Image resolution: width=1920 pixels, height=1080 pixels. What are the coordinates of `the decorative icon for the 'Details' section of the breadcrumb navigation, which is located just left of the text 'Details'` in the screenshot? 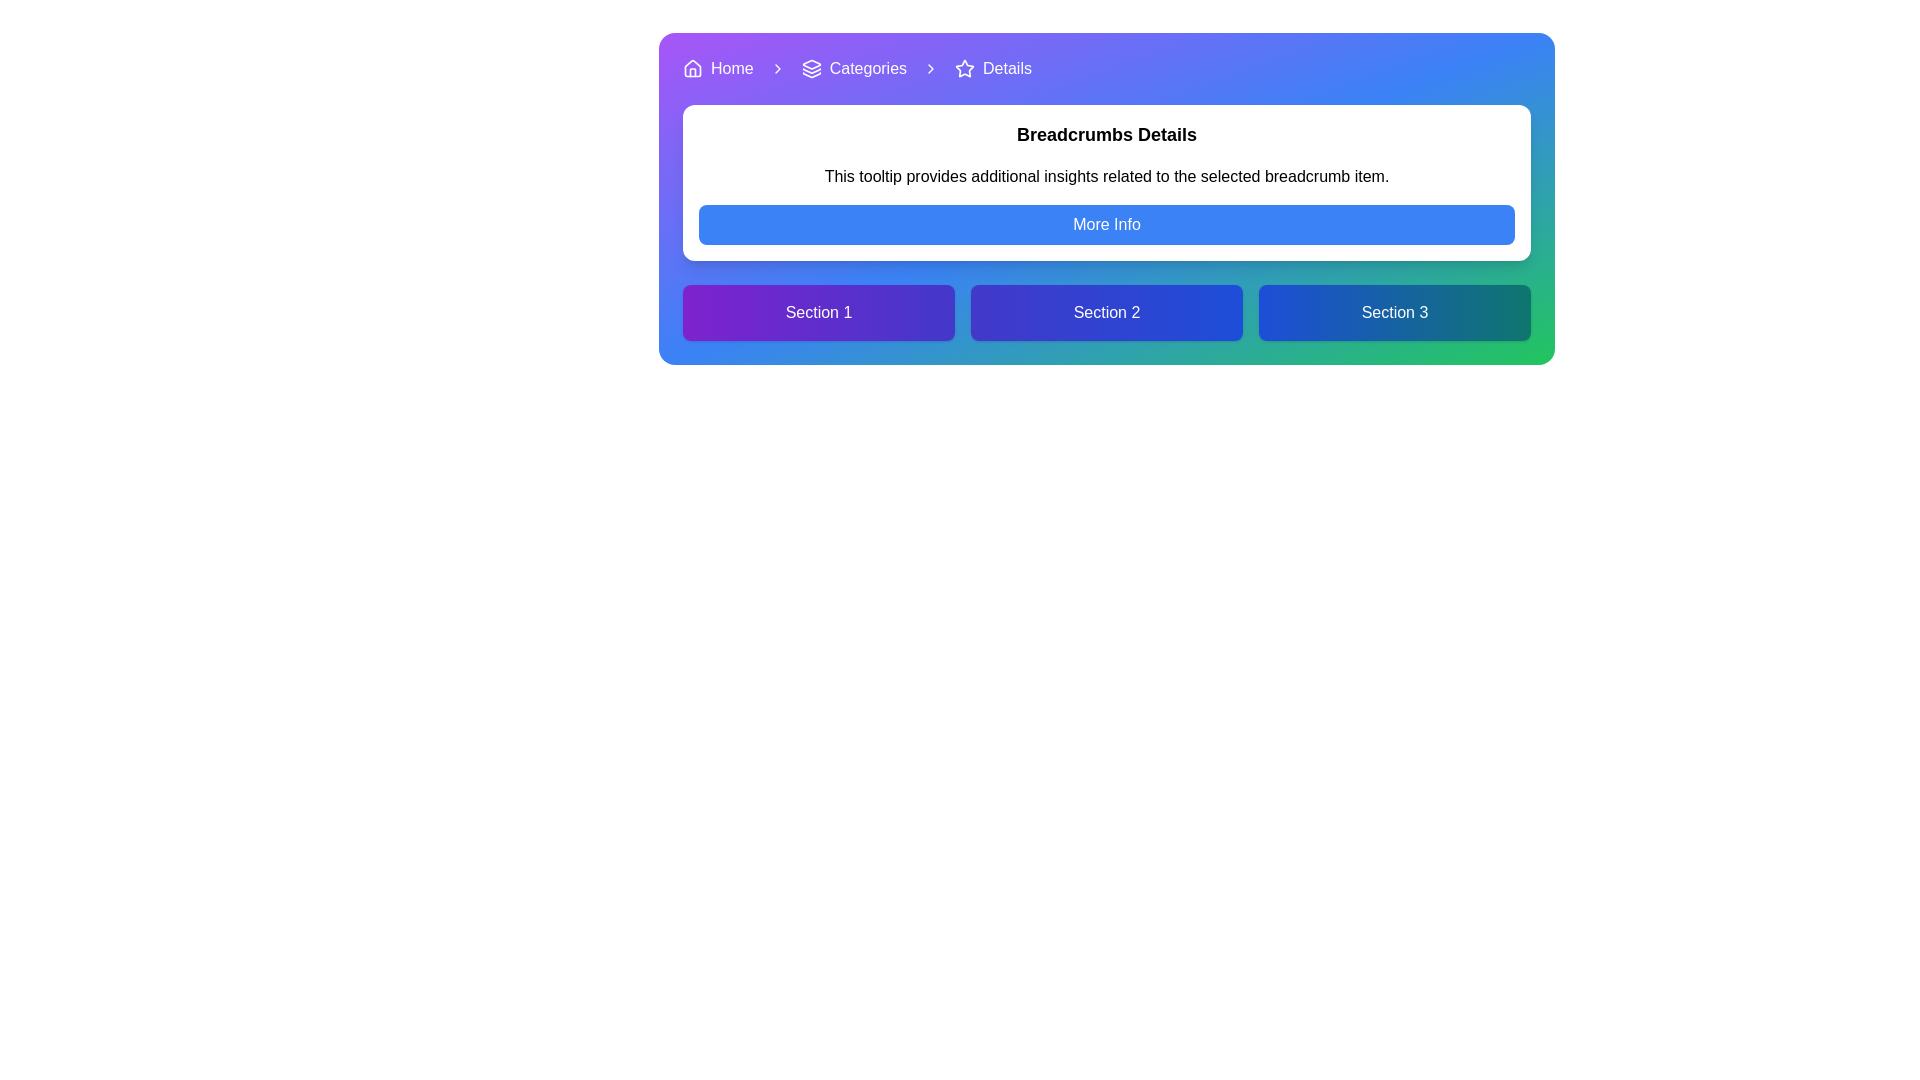 It's located at (964, 68).